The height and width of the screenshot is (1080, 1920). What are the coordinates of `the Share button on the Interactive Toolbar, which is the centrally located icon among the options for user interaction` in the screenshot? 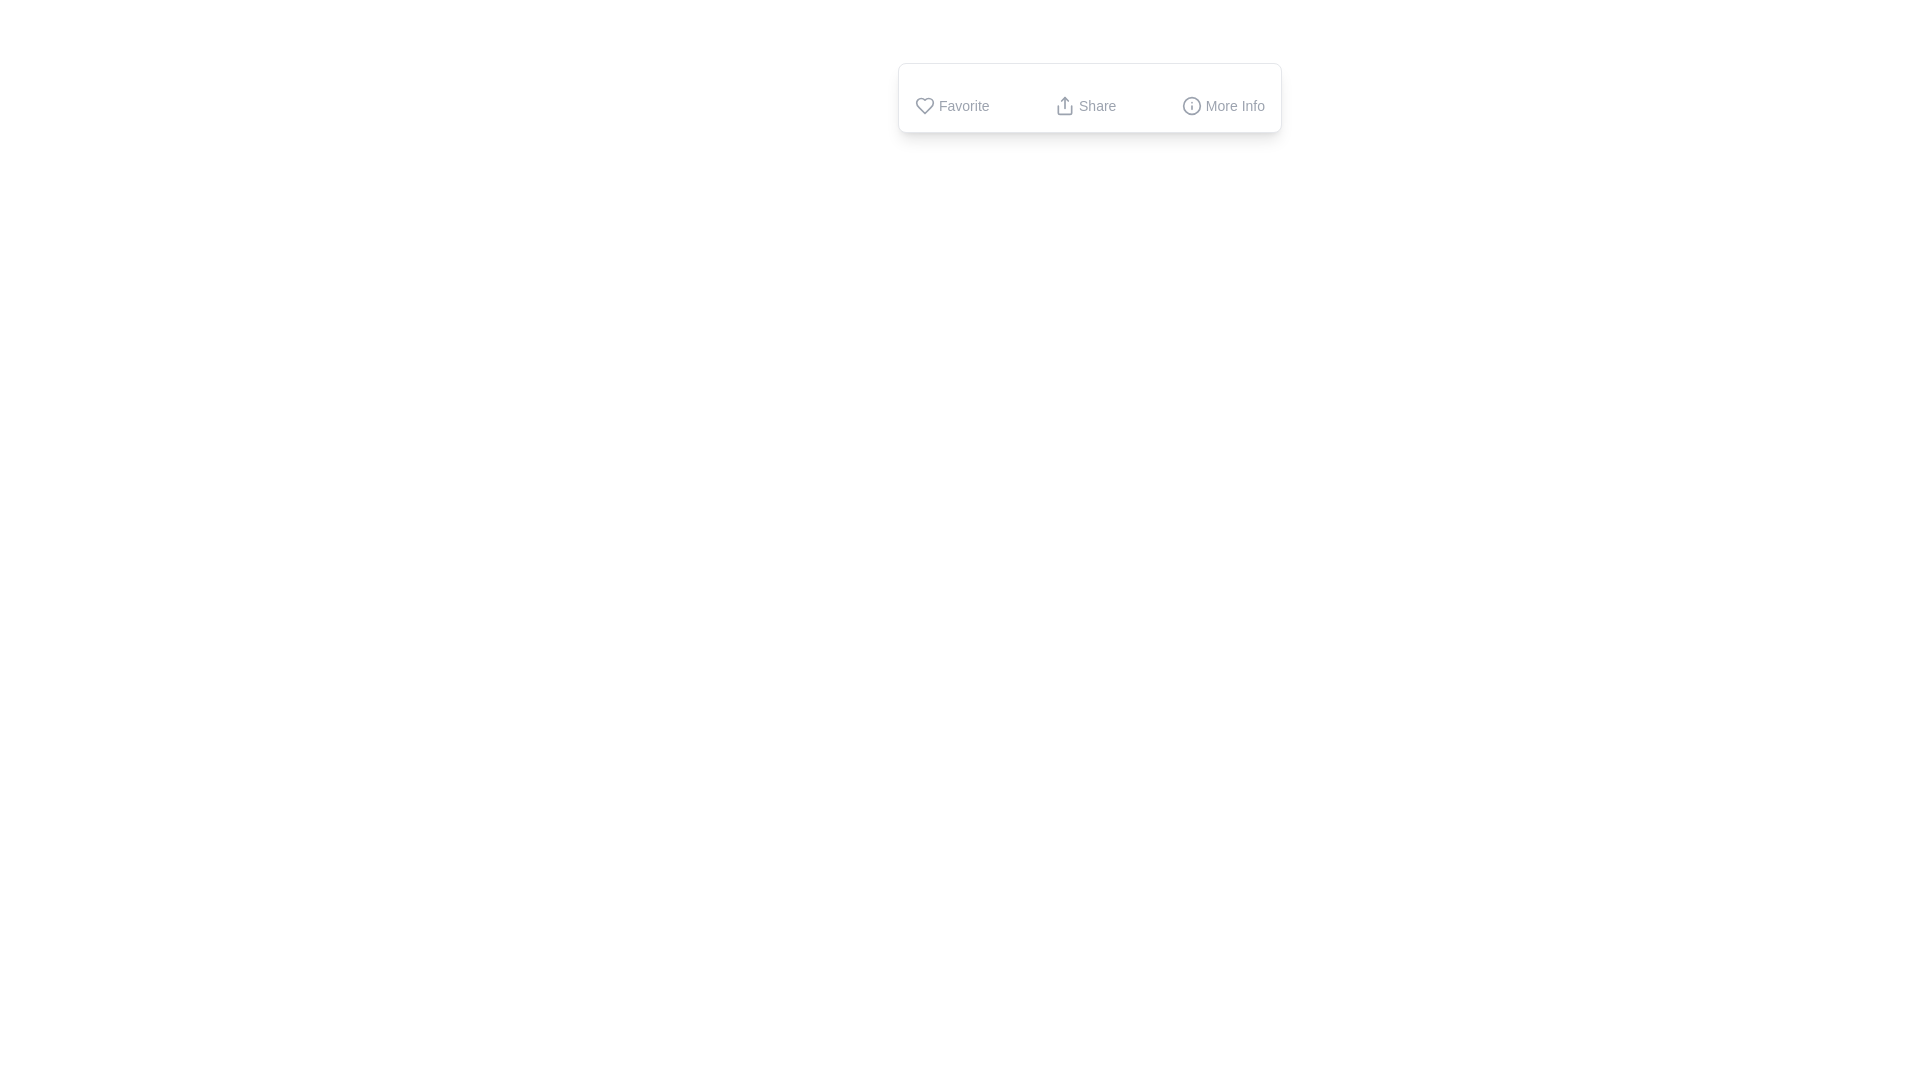 It's located at (1088, 97).